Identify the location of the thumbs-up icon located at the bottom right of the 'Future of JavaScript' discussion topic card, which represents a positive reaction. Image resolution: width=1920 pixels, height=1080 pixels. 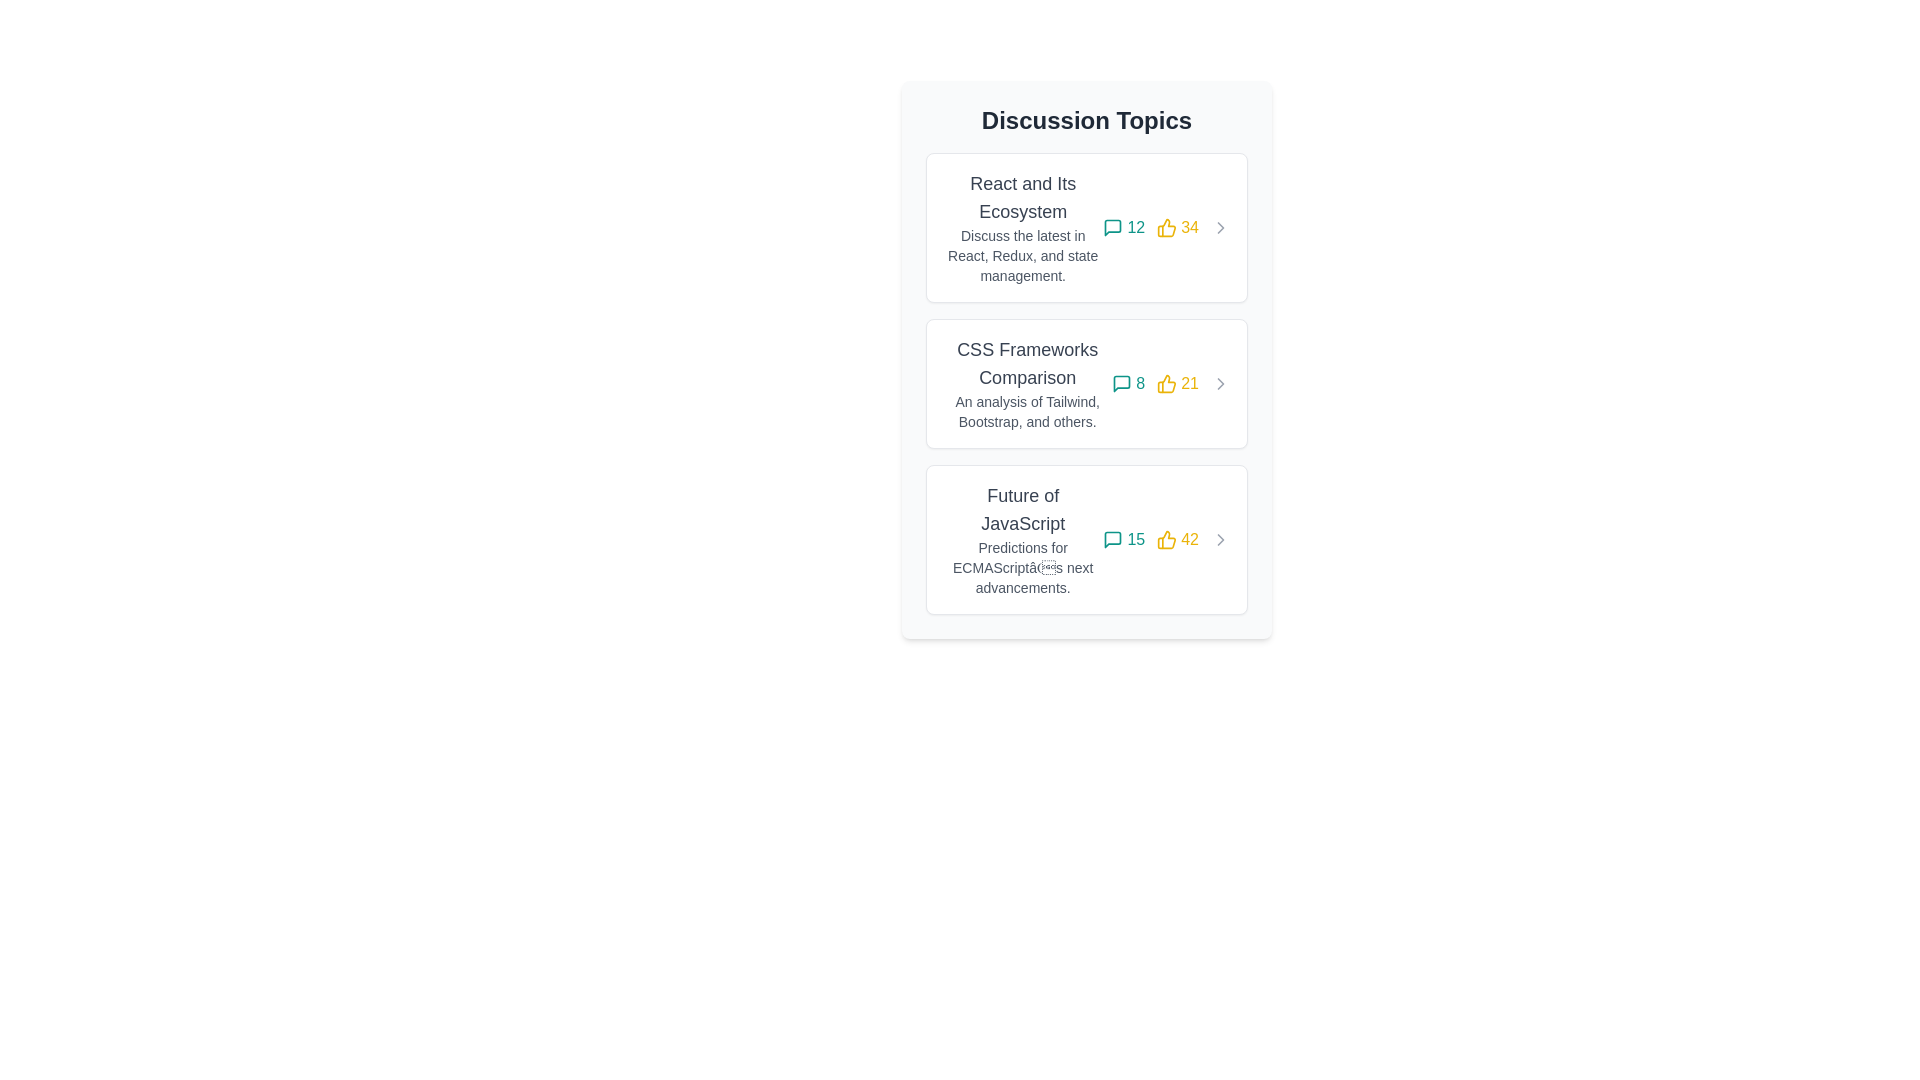
(1167, 540).